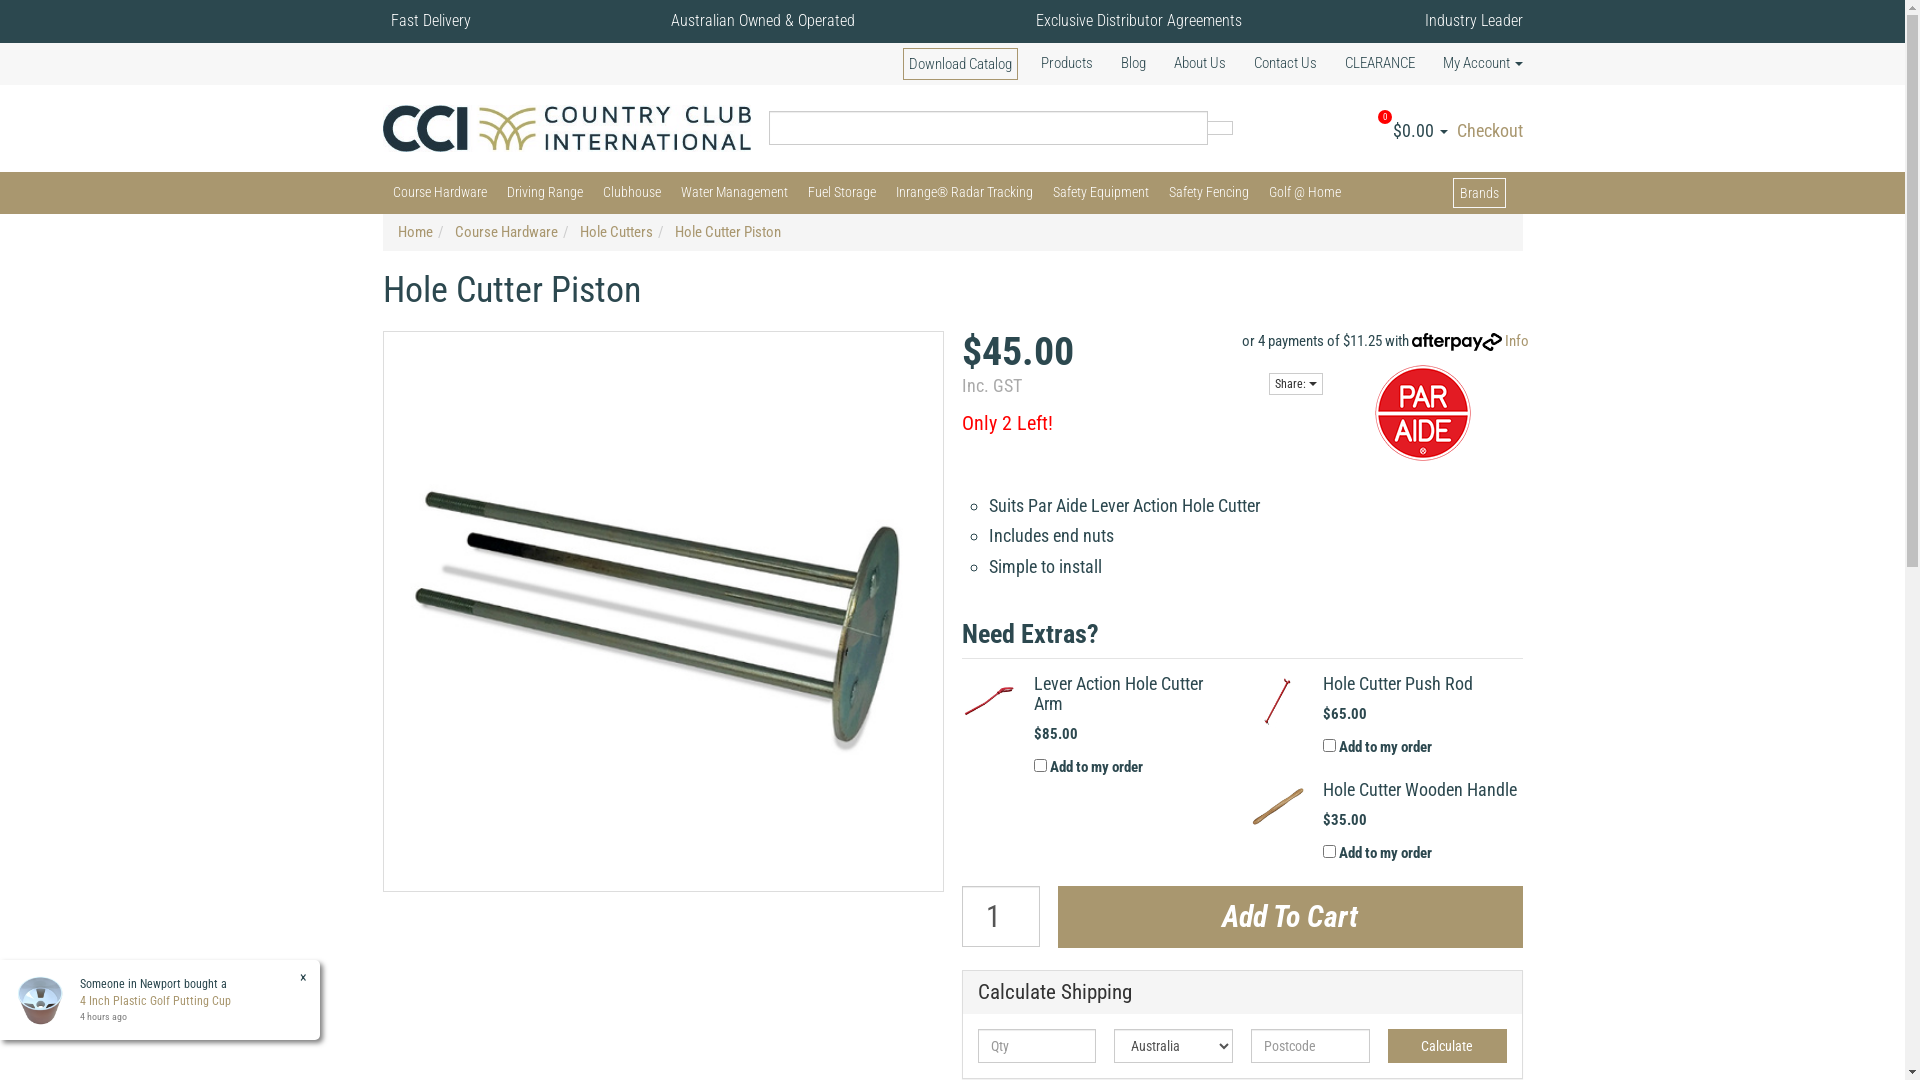  I want to click on 'CLEARANCE', so click(1377, 61).